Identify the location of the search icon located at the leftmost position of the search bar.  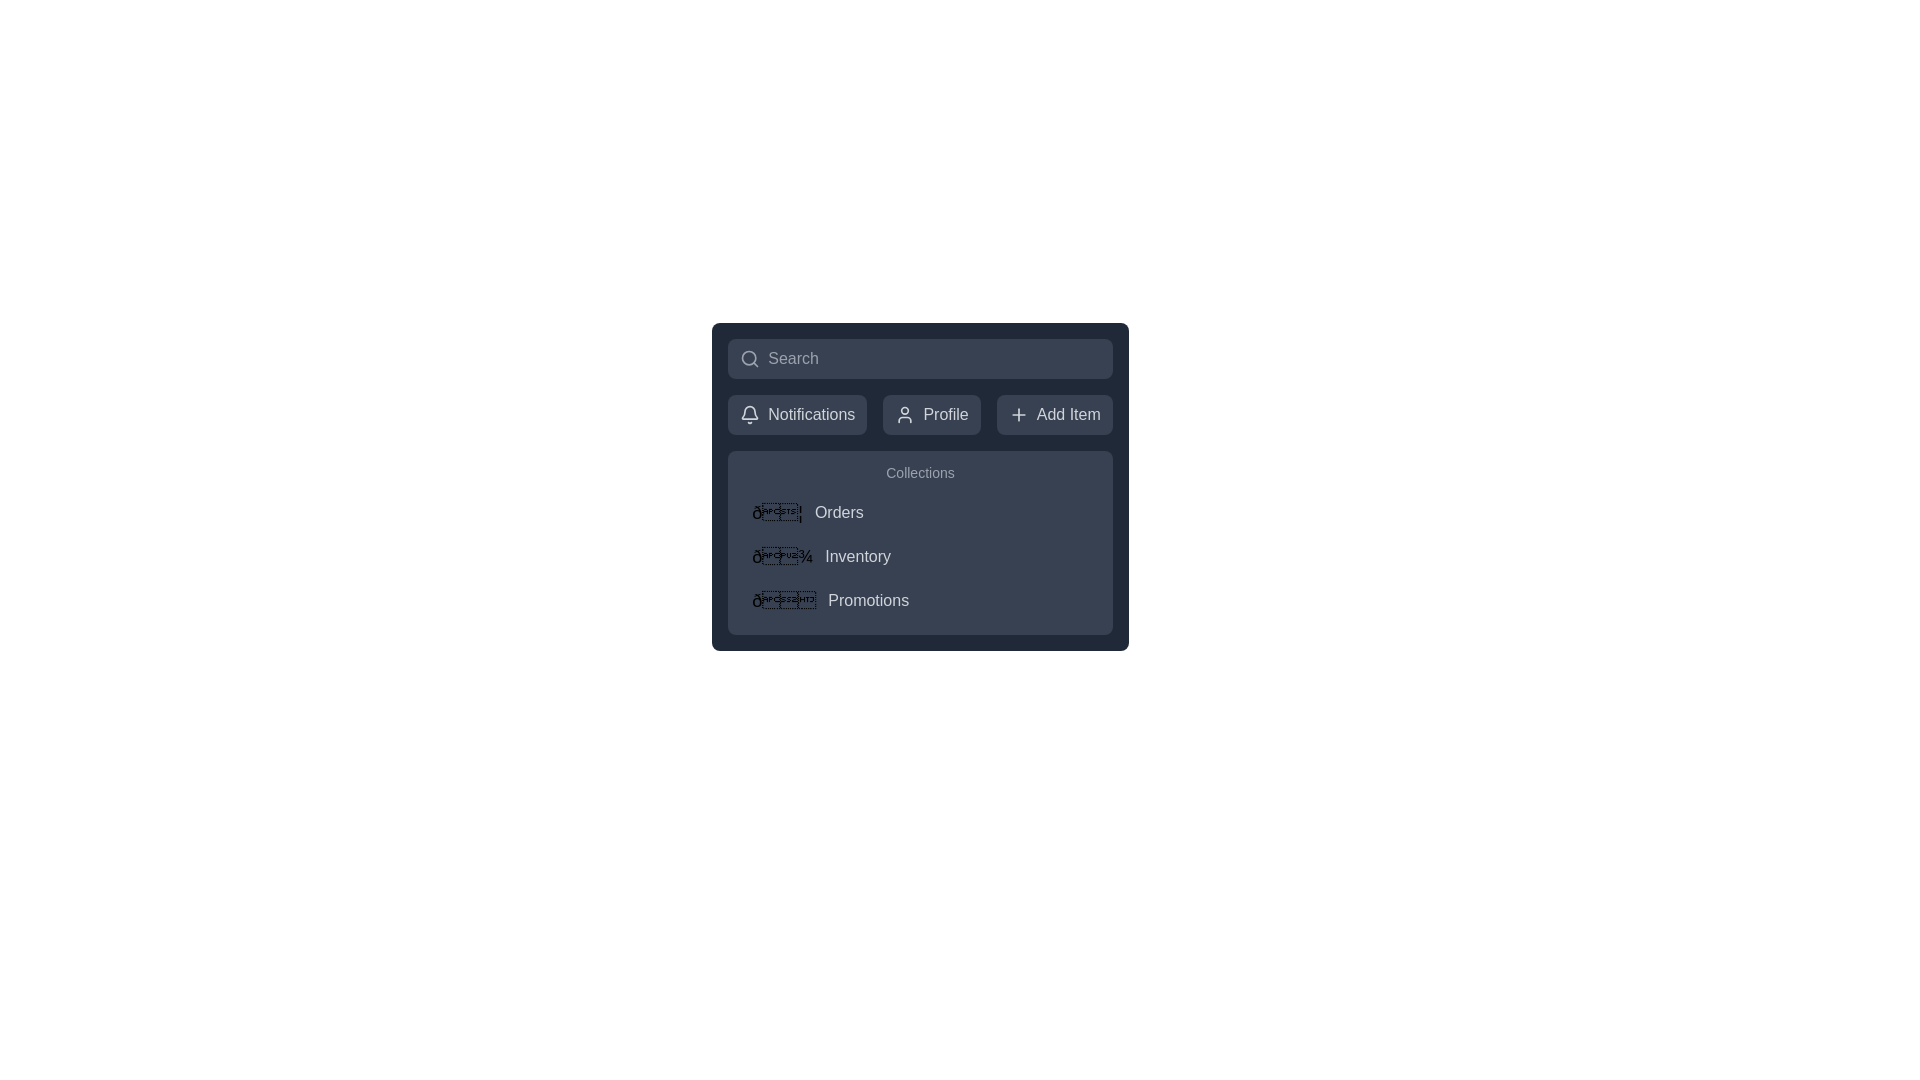
(749, 357).